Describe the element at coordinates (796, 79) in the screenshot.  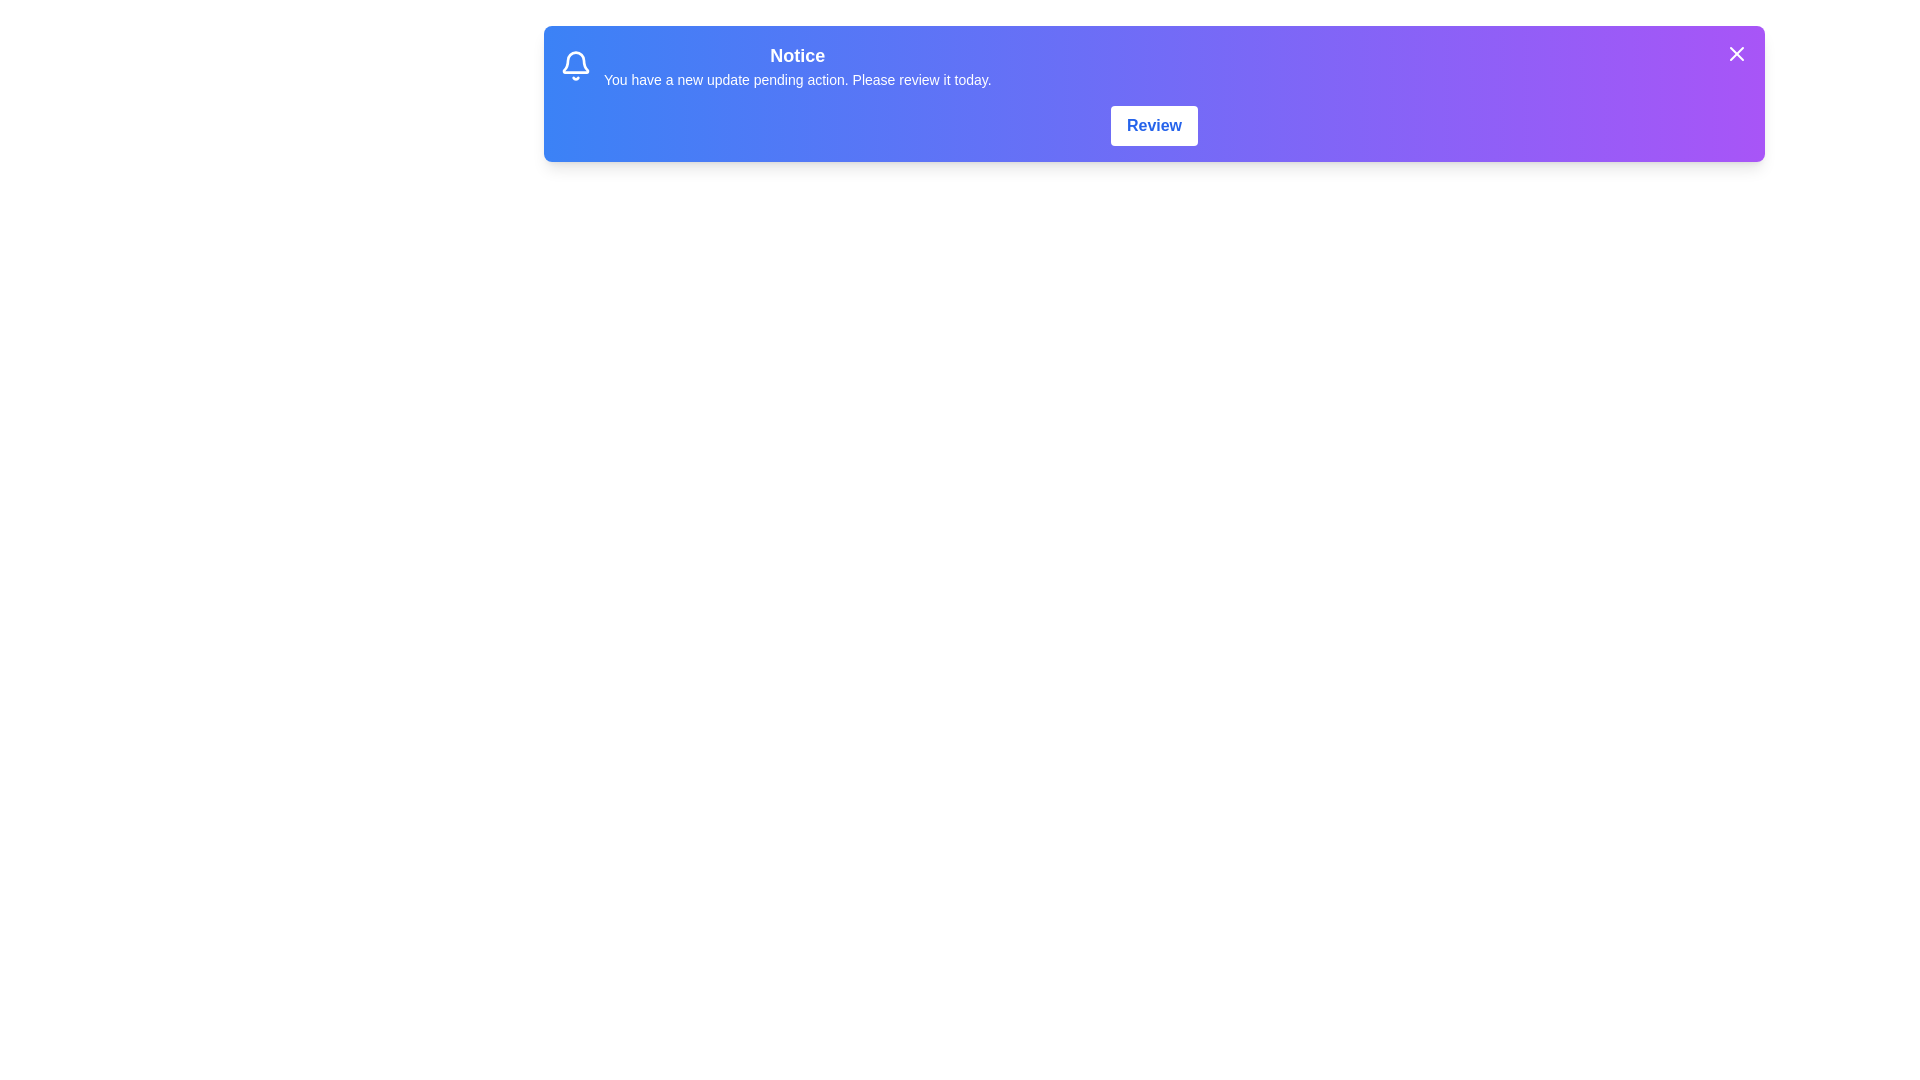
I see `text label that says 'You have a new update pending action. Please review it today.' positioned below the title 'Notice'` at that location.